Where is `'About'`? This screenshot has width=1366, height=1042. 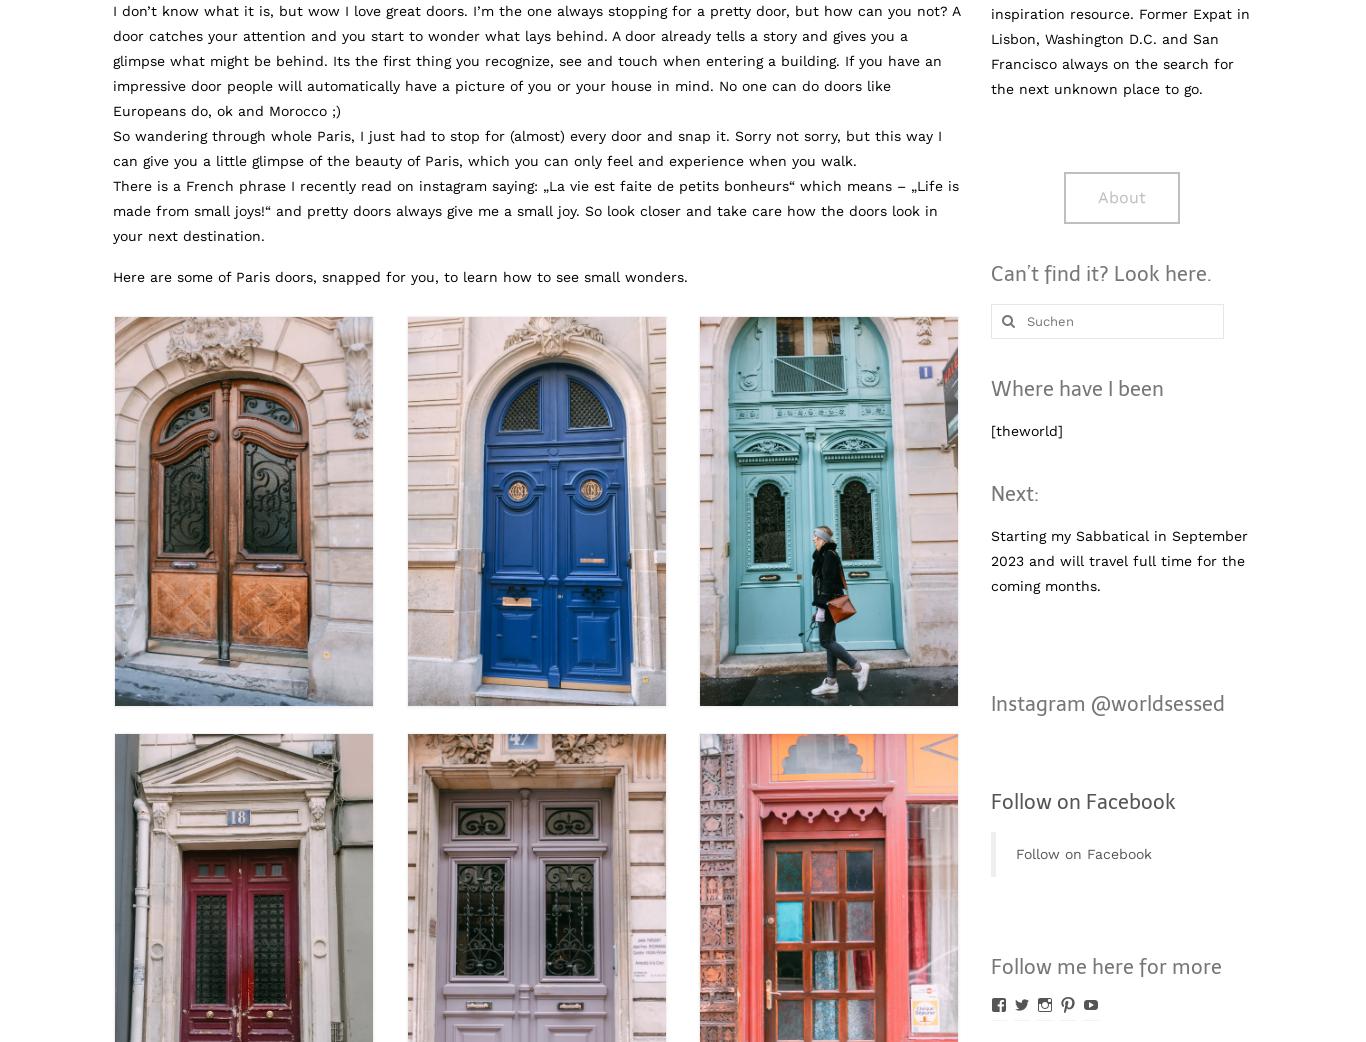
'About' is located at coordinates (1119, 195).